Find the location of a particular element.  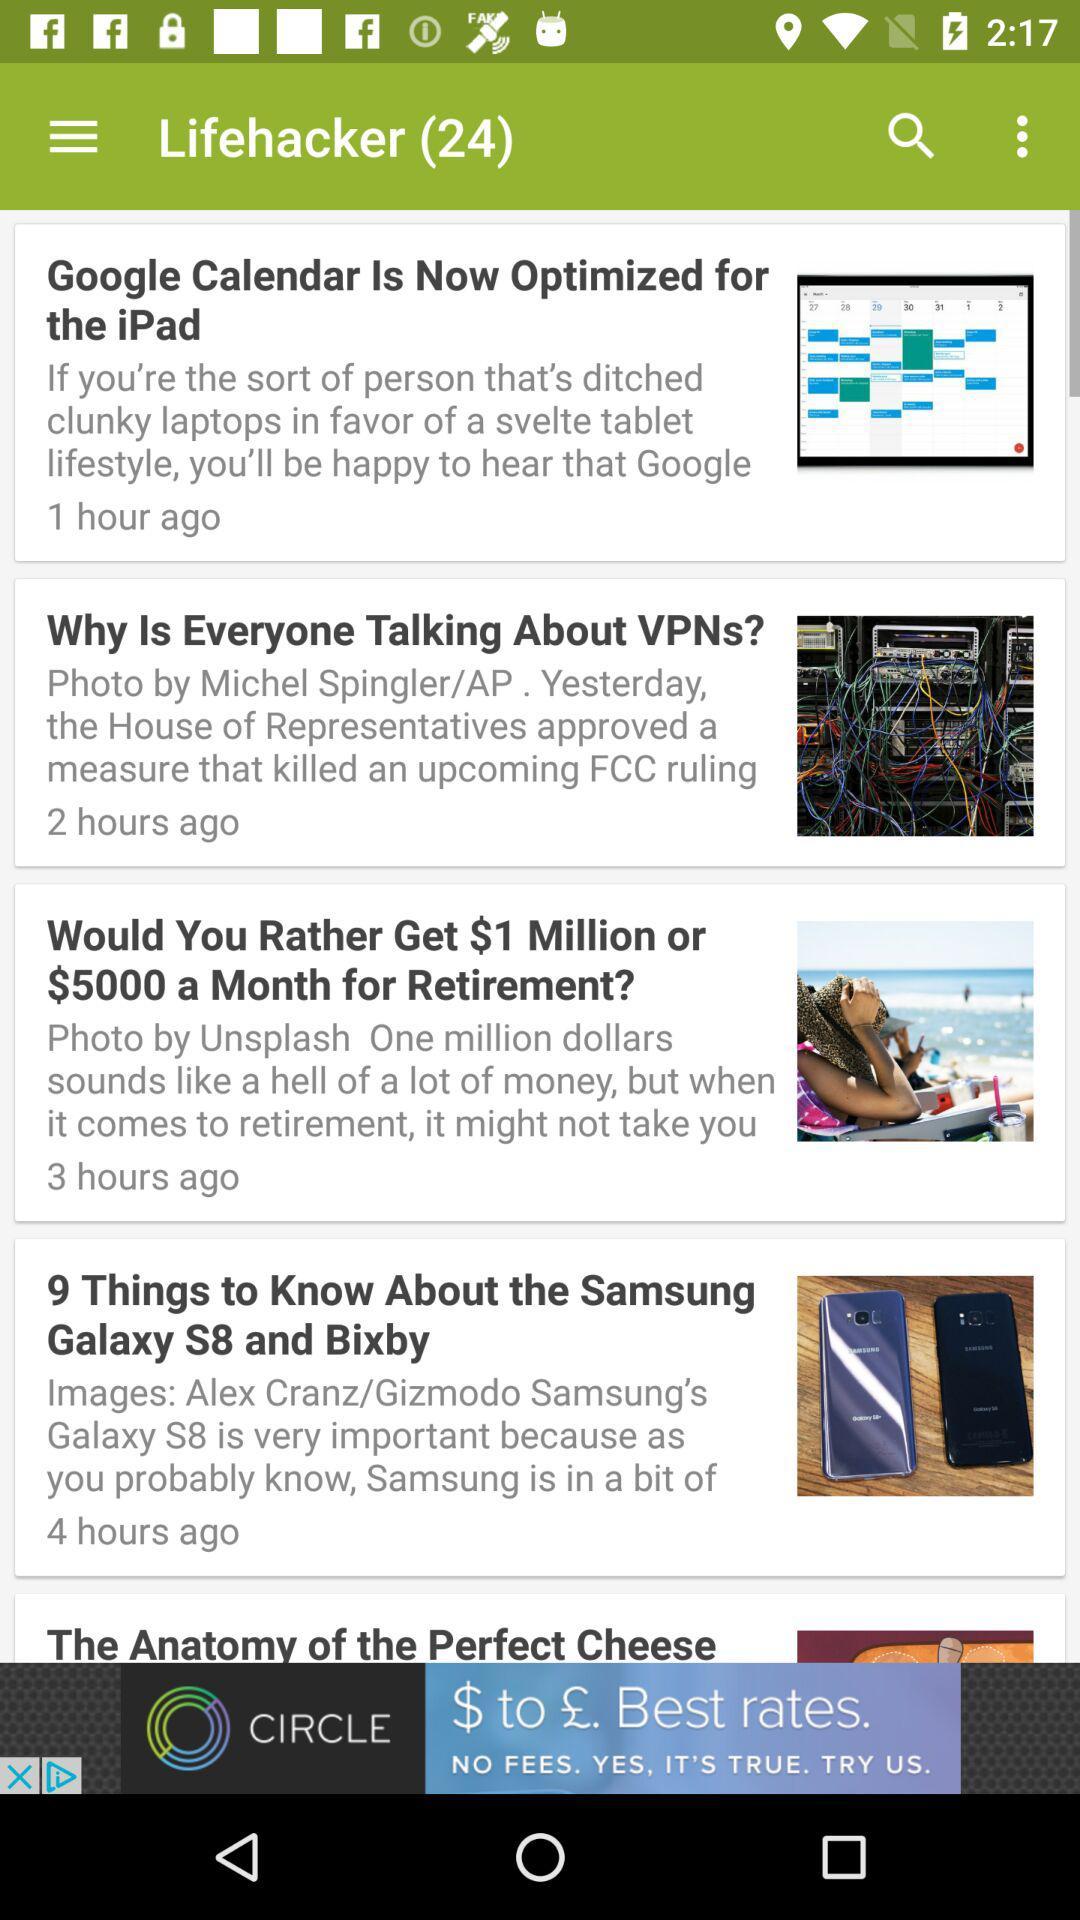

advertisement is located at coordinates (540, 1727).